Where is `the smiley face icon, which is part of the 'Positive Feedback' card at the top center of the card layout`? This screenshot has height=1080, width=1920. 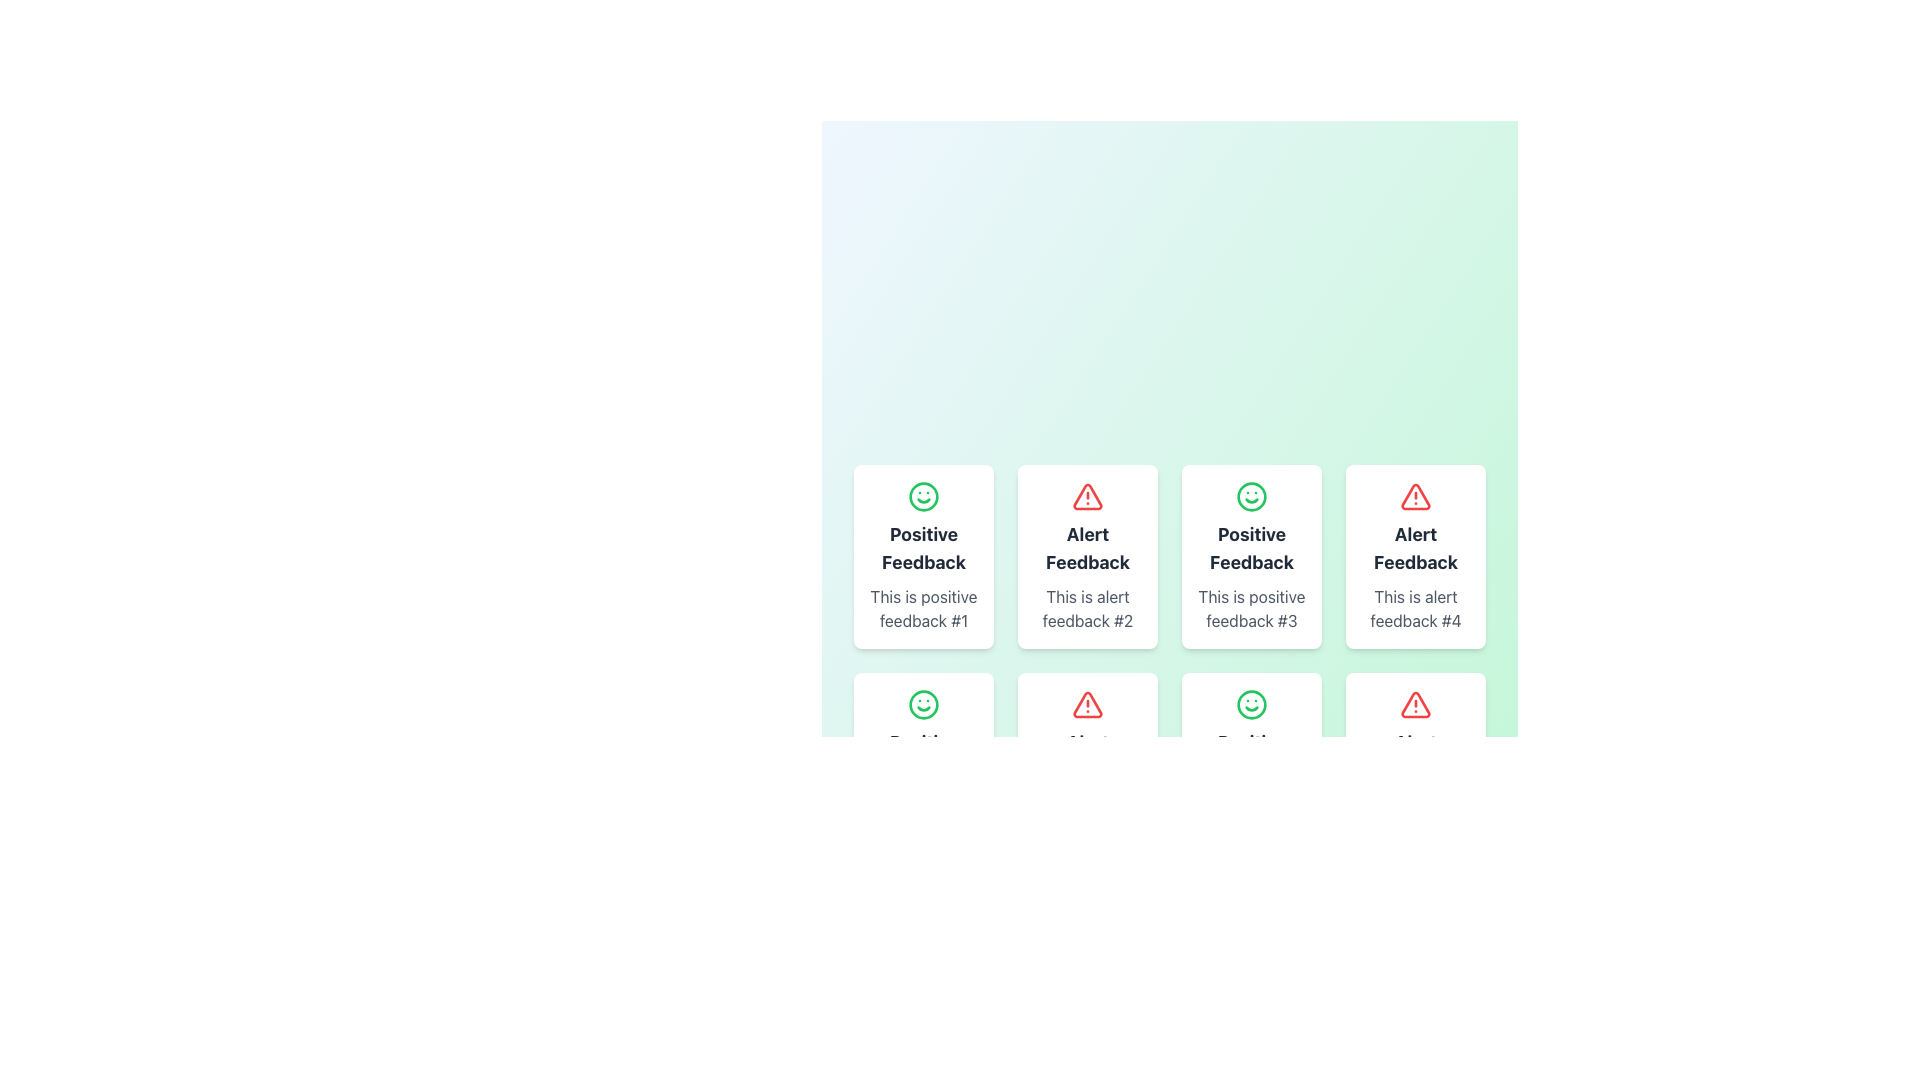 the smiley face icon, which is part of the 'Positive Feedback' card at the top center of the card layout is located at coordinates (923, 496).